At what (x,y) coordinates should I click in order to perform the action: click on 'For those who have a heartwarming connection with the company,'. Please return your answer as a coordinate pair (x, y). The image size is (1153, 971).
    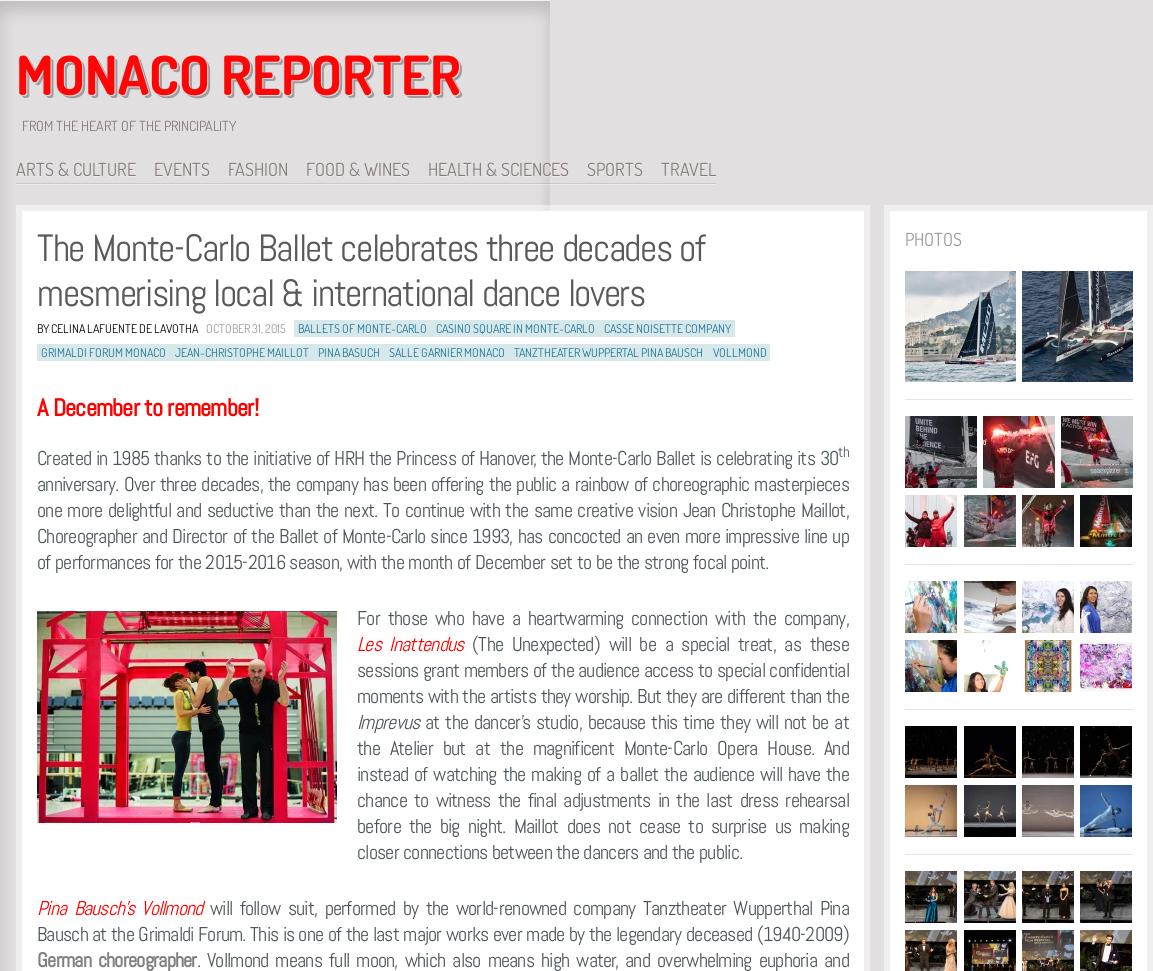
    Looking at the image, I should click on (603, 615).